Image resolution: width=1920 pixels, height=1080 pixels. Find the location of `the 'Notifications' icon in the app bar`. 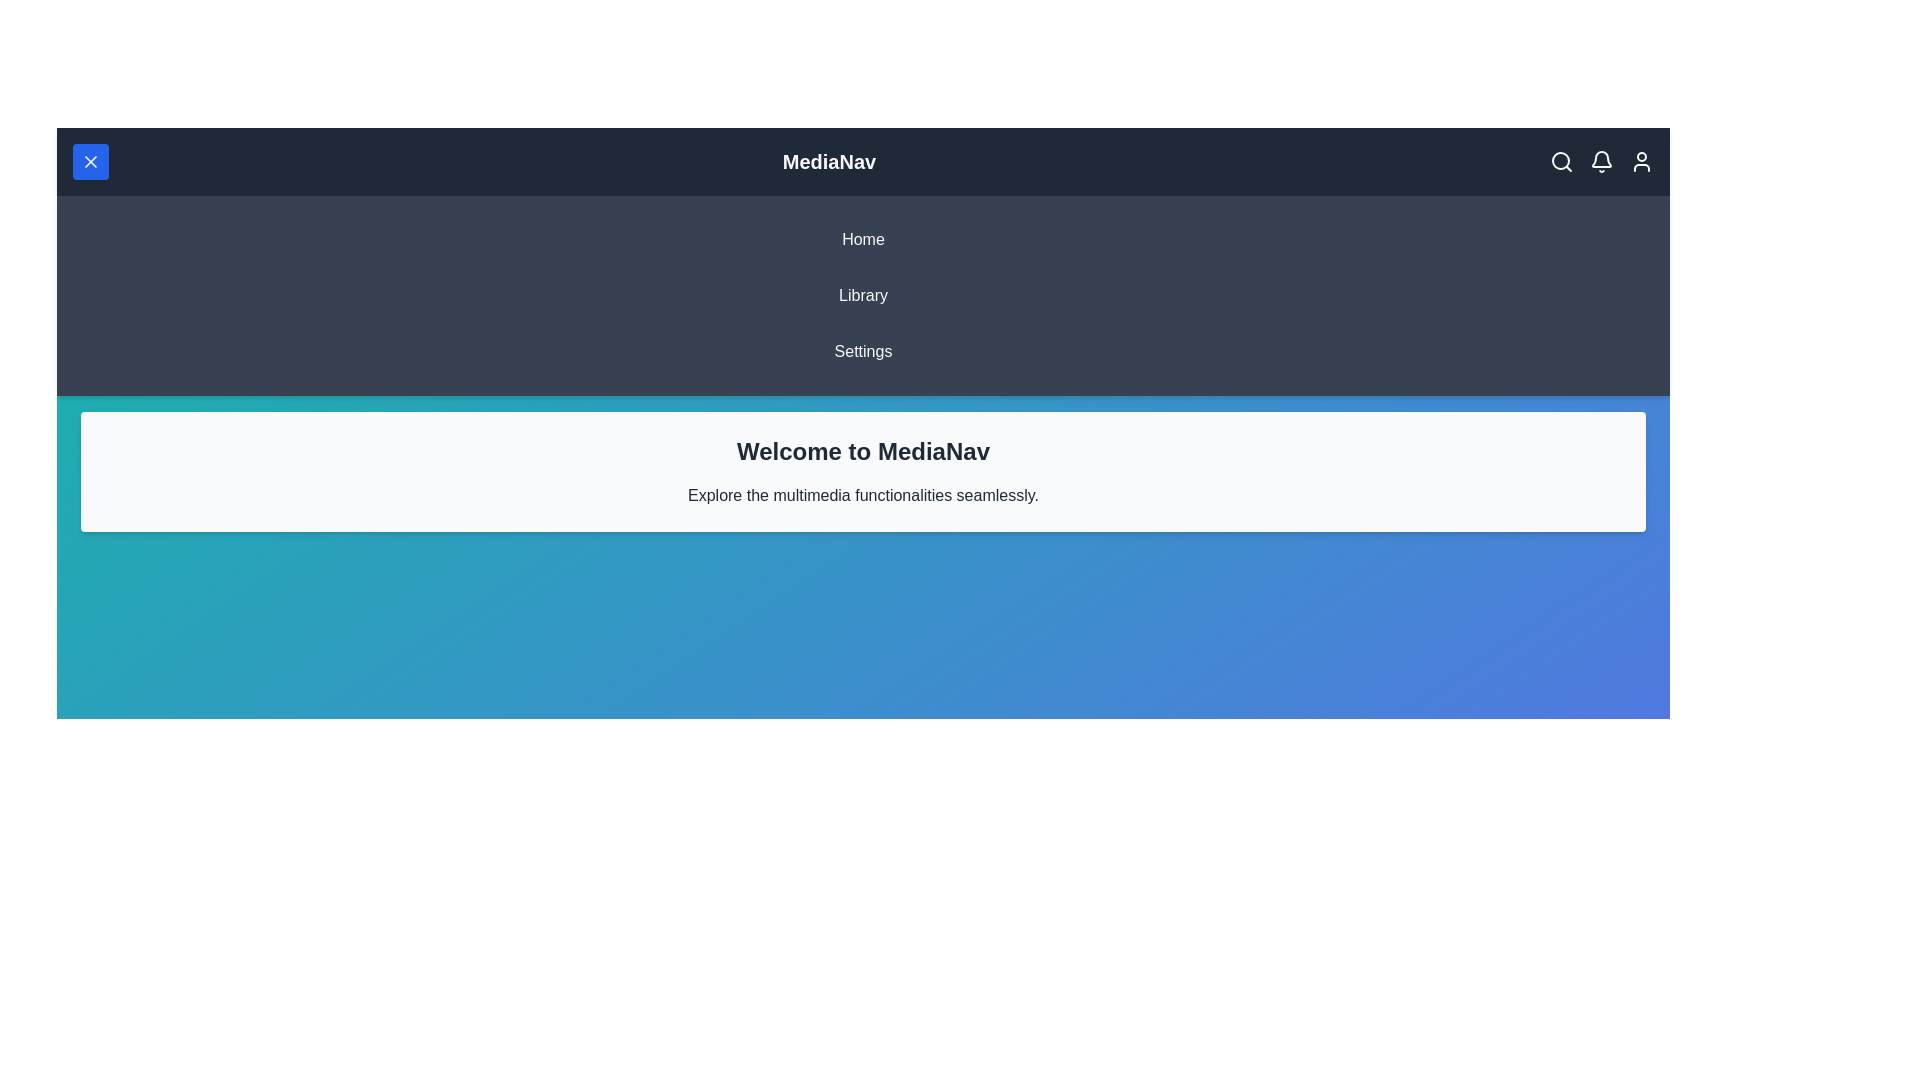

the 'Notifications' icon in the app bar is located at coordinates (1602, 161).